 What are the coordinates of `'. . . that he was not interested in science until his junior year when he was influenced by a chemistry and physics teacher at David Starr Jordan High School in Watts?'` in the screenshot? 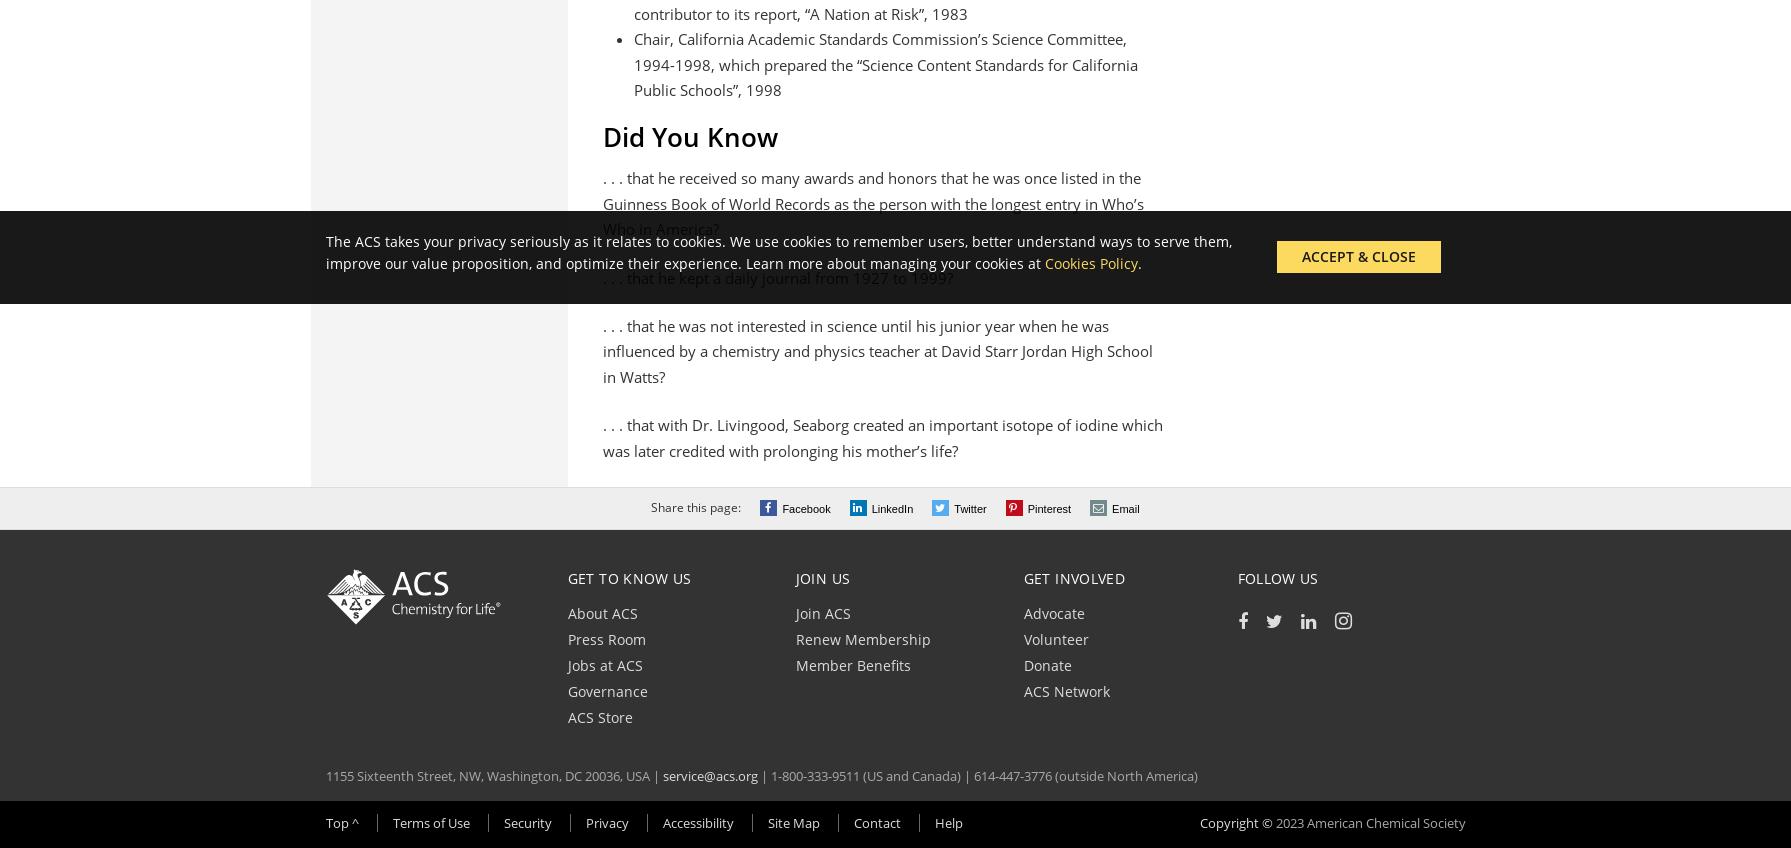 It's located at (603, 349).